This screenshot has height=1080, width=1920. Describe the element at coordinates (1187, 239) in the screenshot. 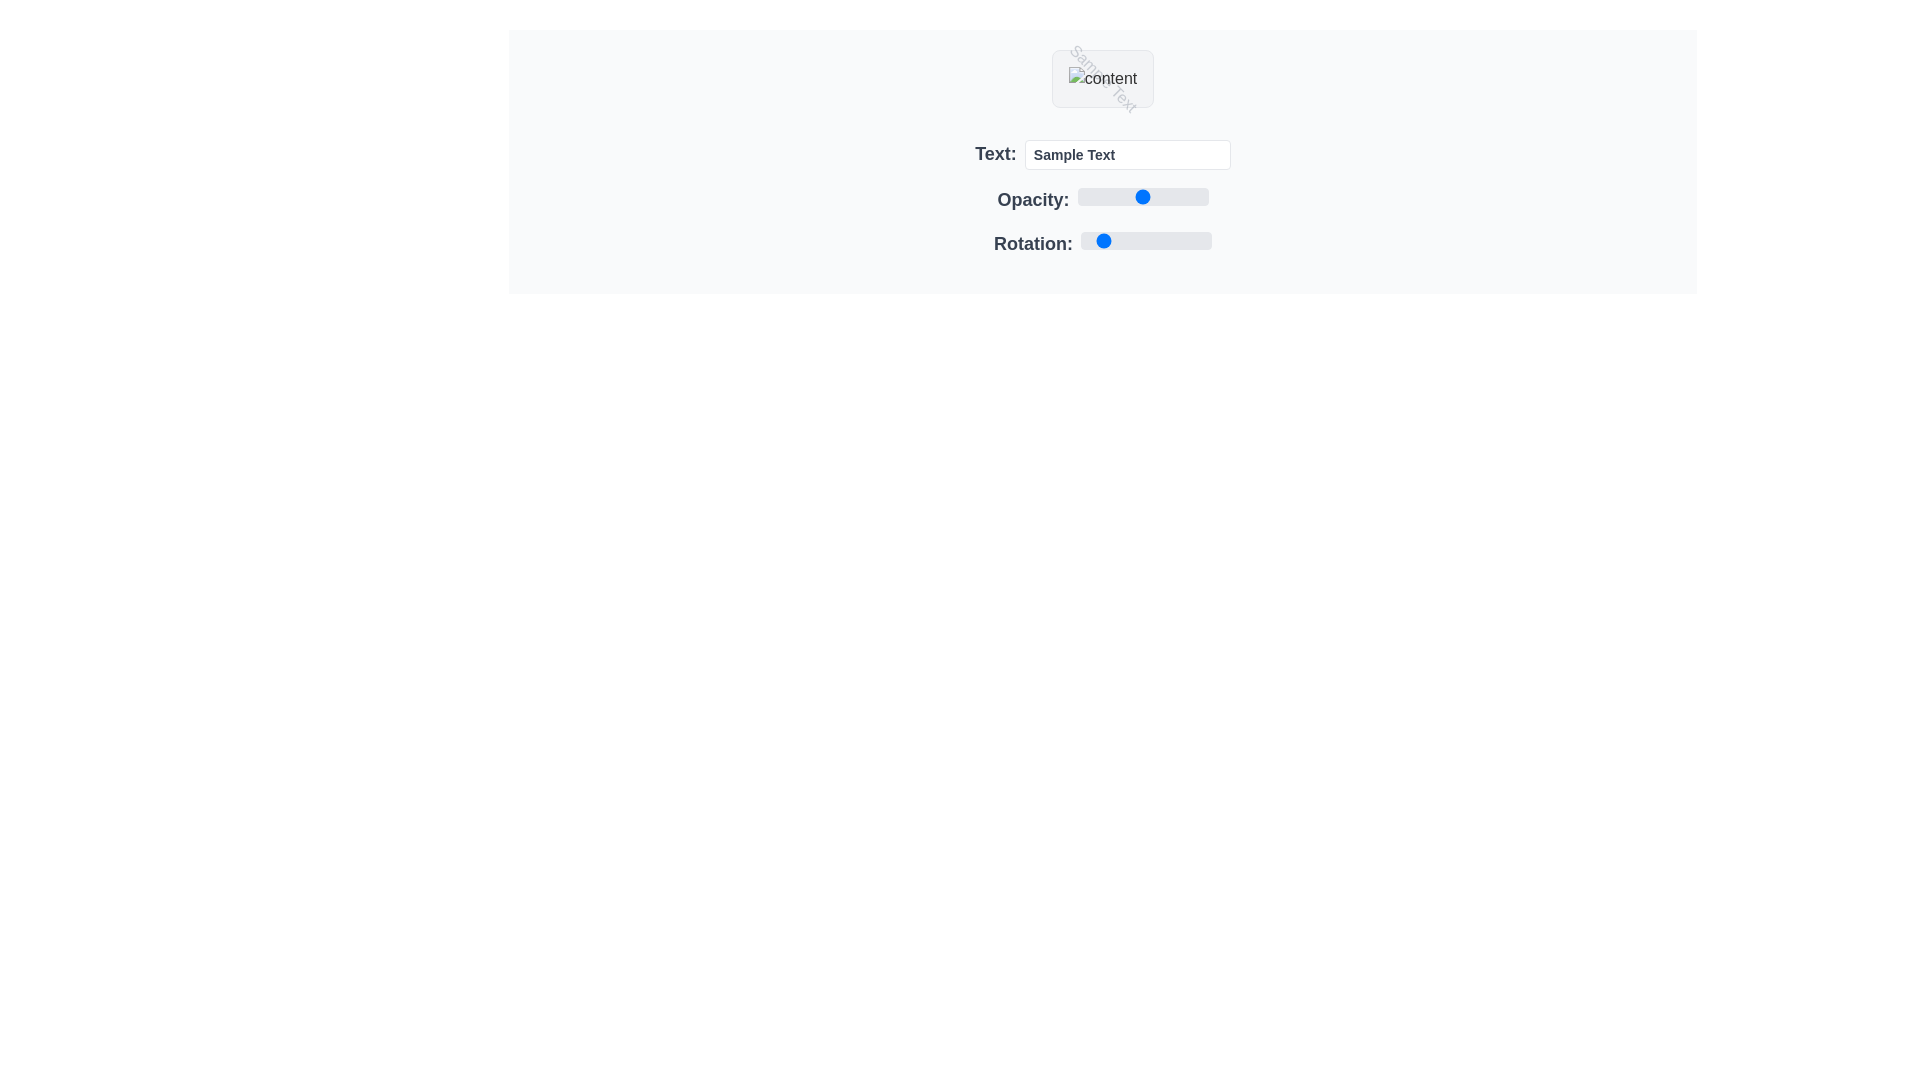

I see `rotation` at that location.